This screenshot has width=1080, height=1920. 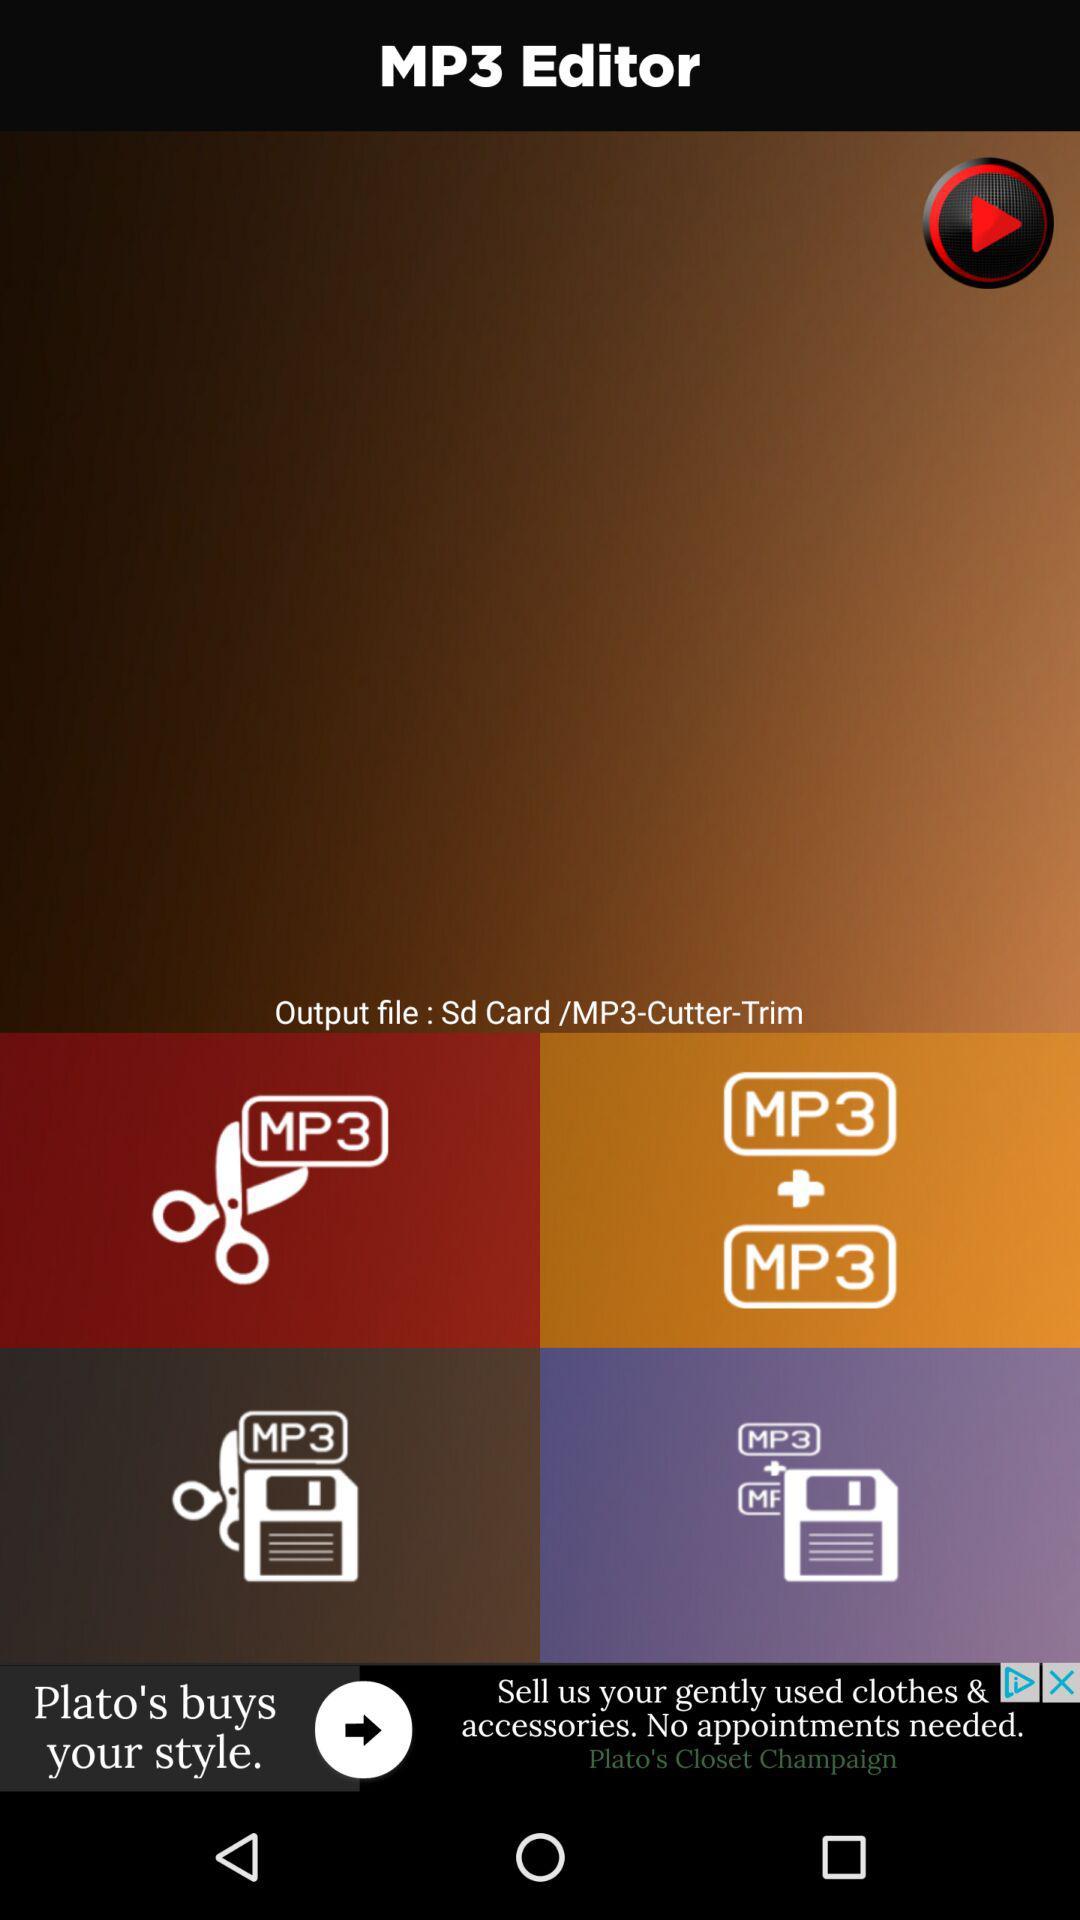 I want to click on to join mp3 files, so click(x=810, y=1190).